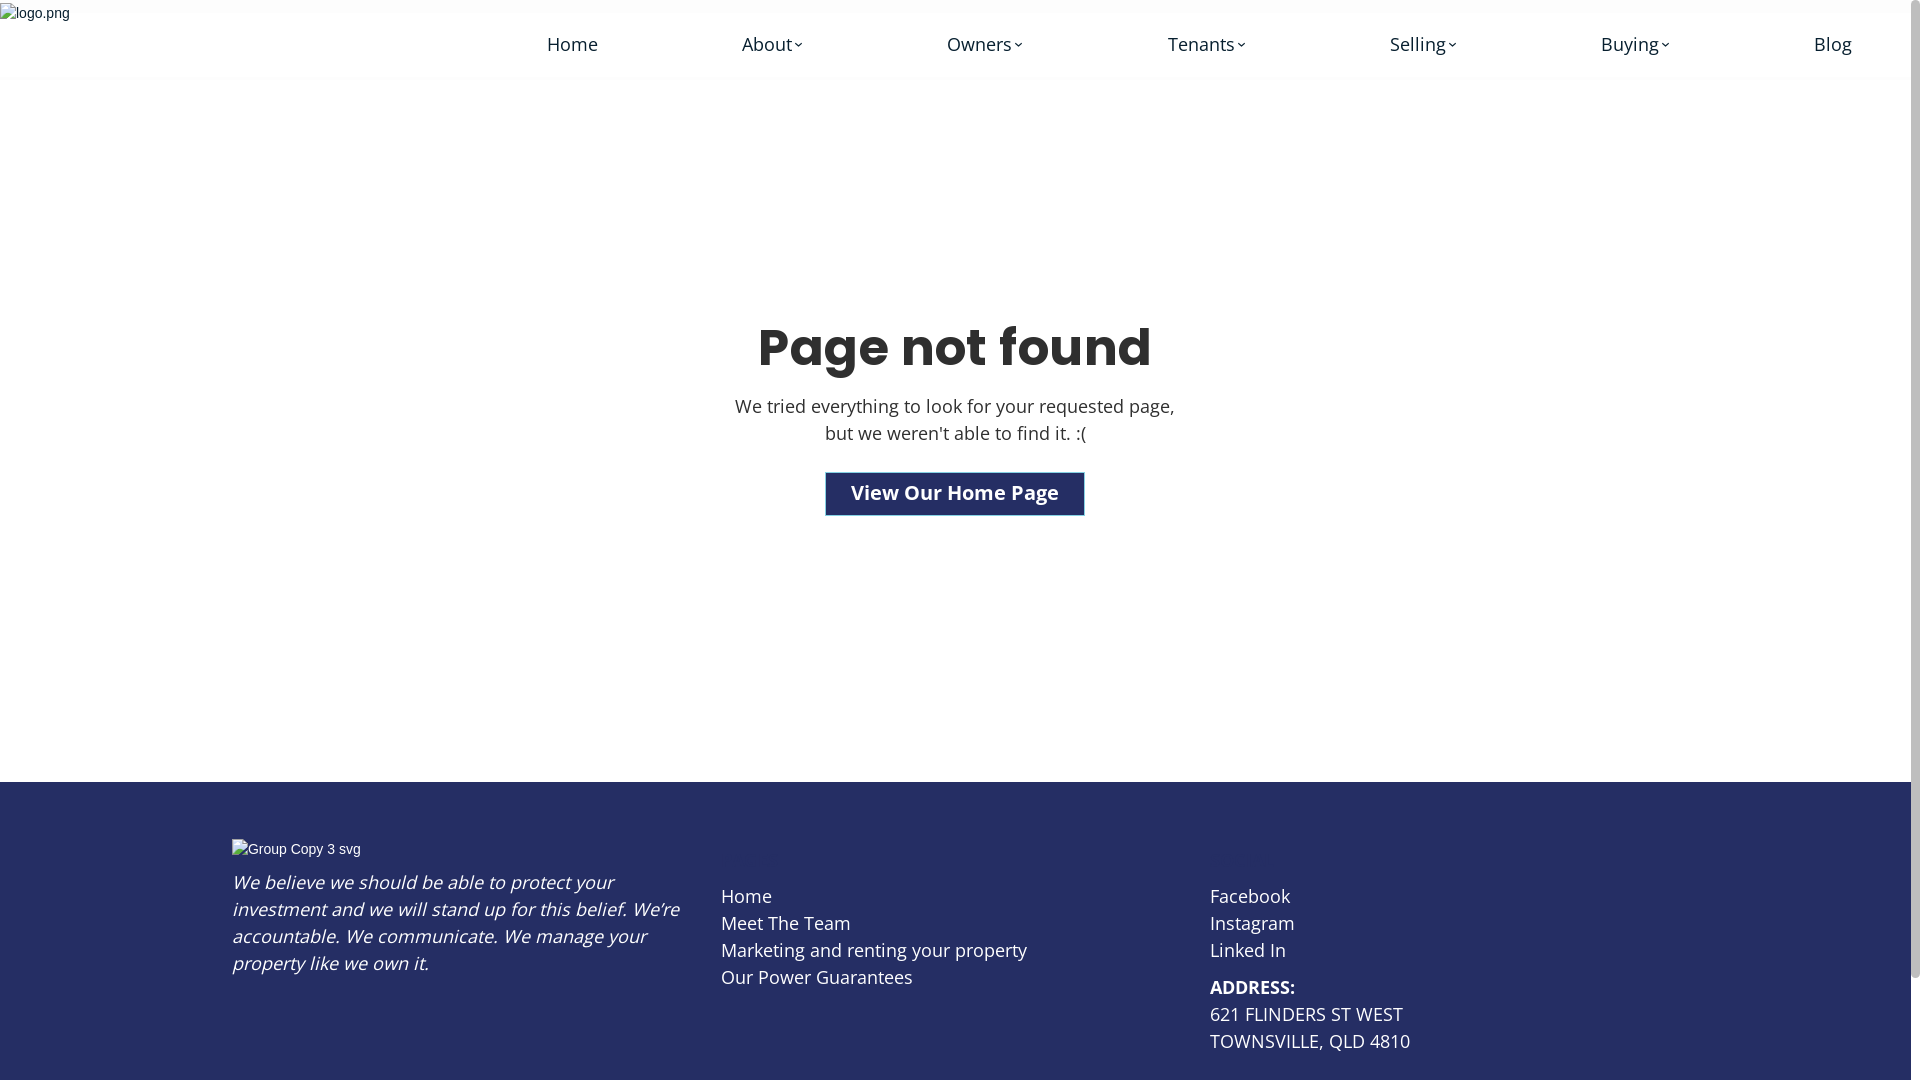  I want to click on 'Tenants', so click(1167, 43).